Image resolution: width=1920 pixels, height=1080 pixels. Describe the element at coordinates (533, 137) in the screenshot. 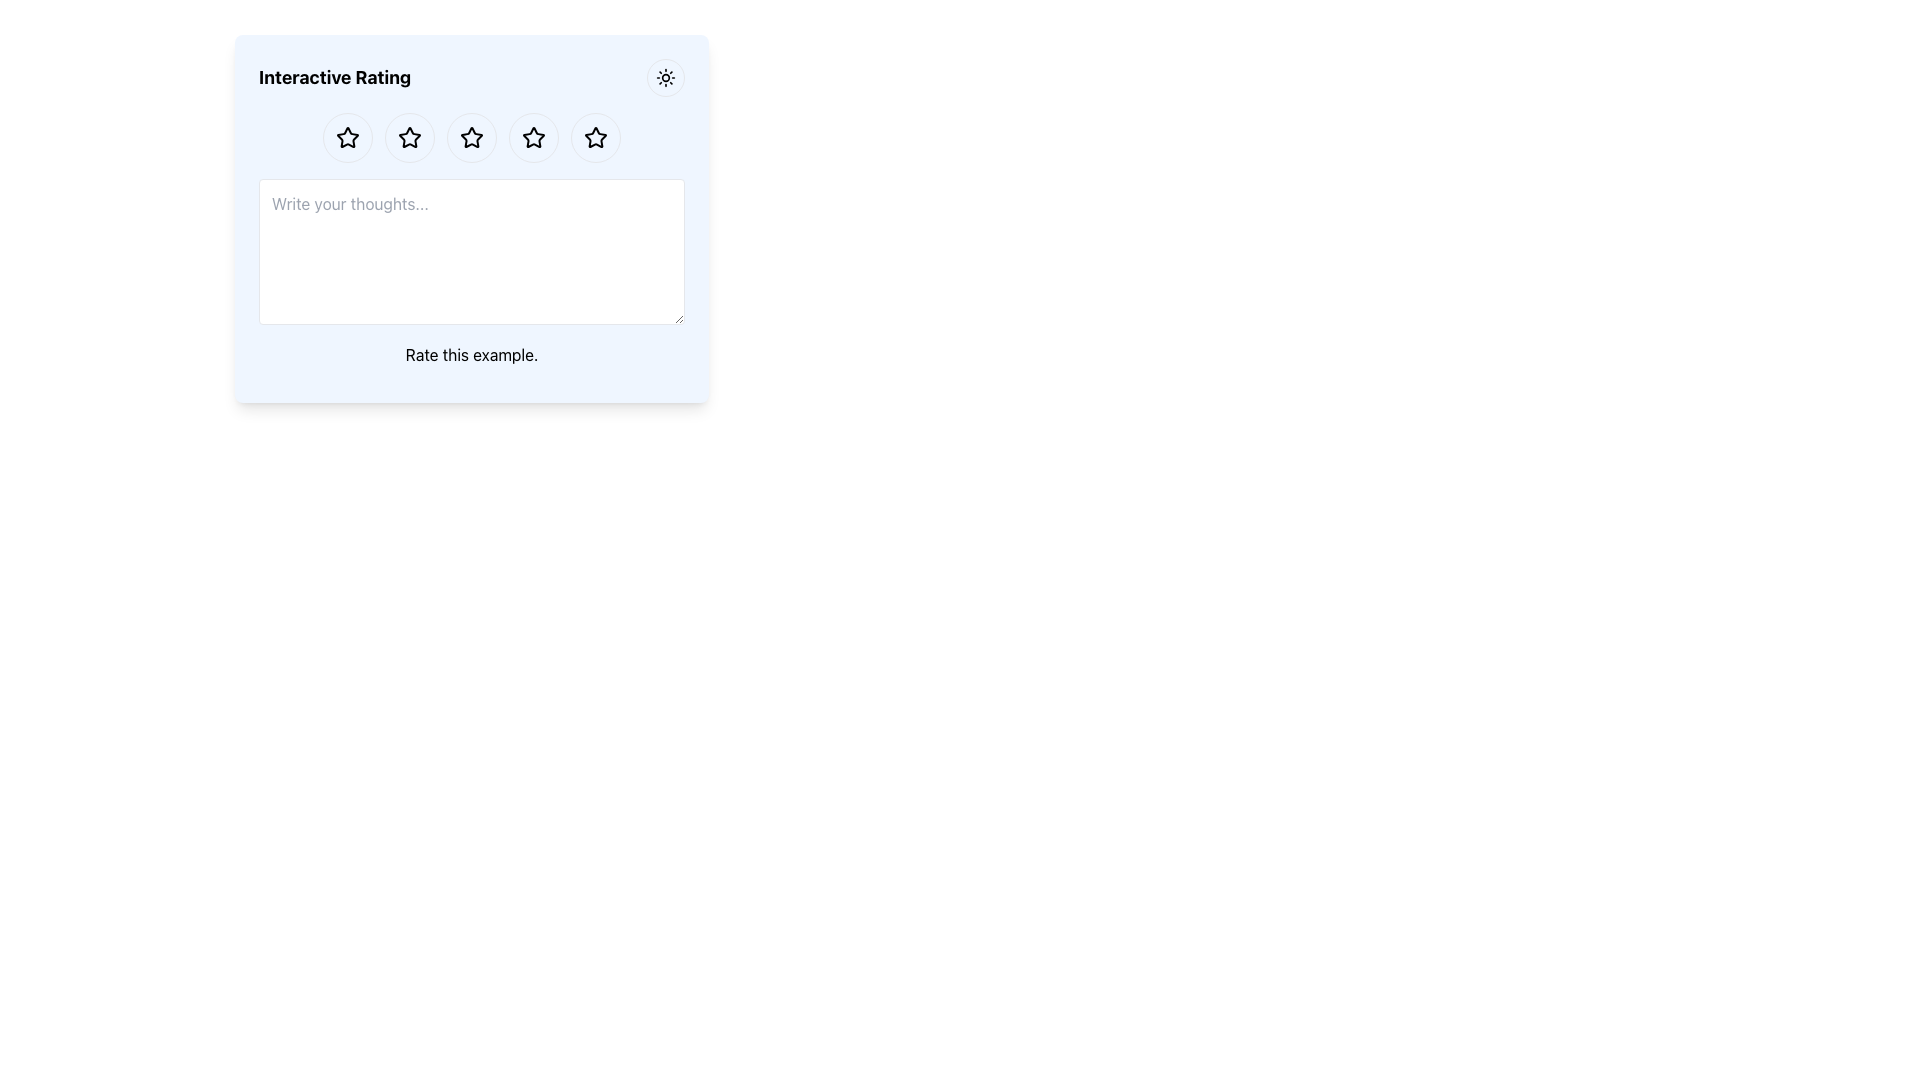

I see `the third star from the left in the horizontal array of five stars to rate` at that location.